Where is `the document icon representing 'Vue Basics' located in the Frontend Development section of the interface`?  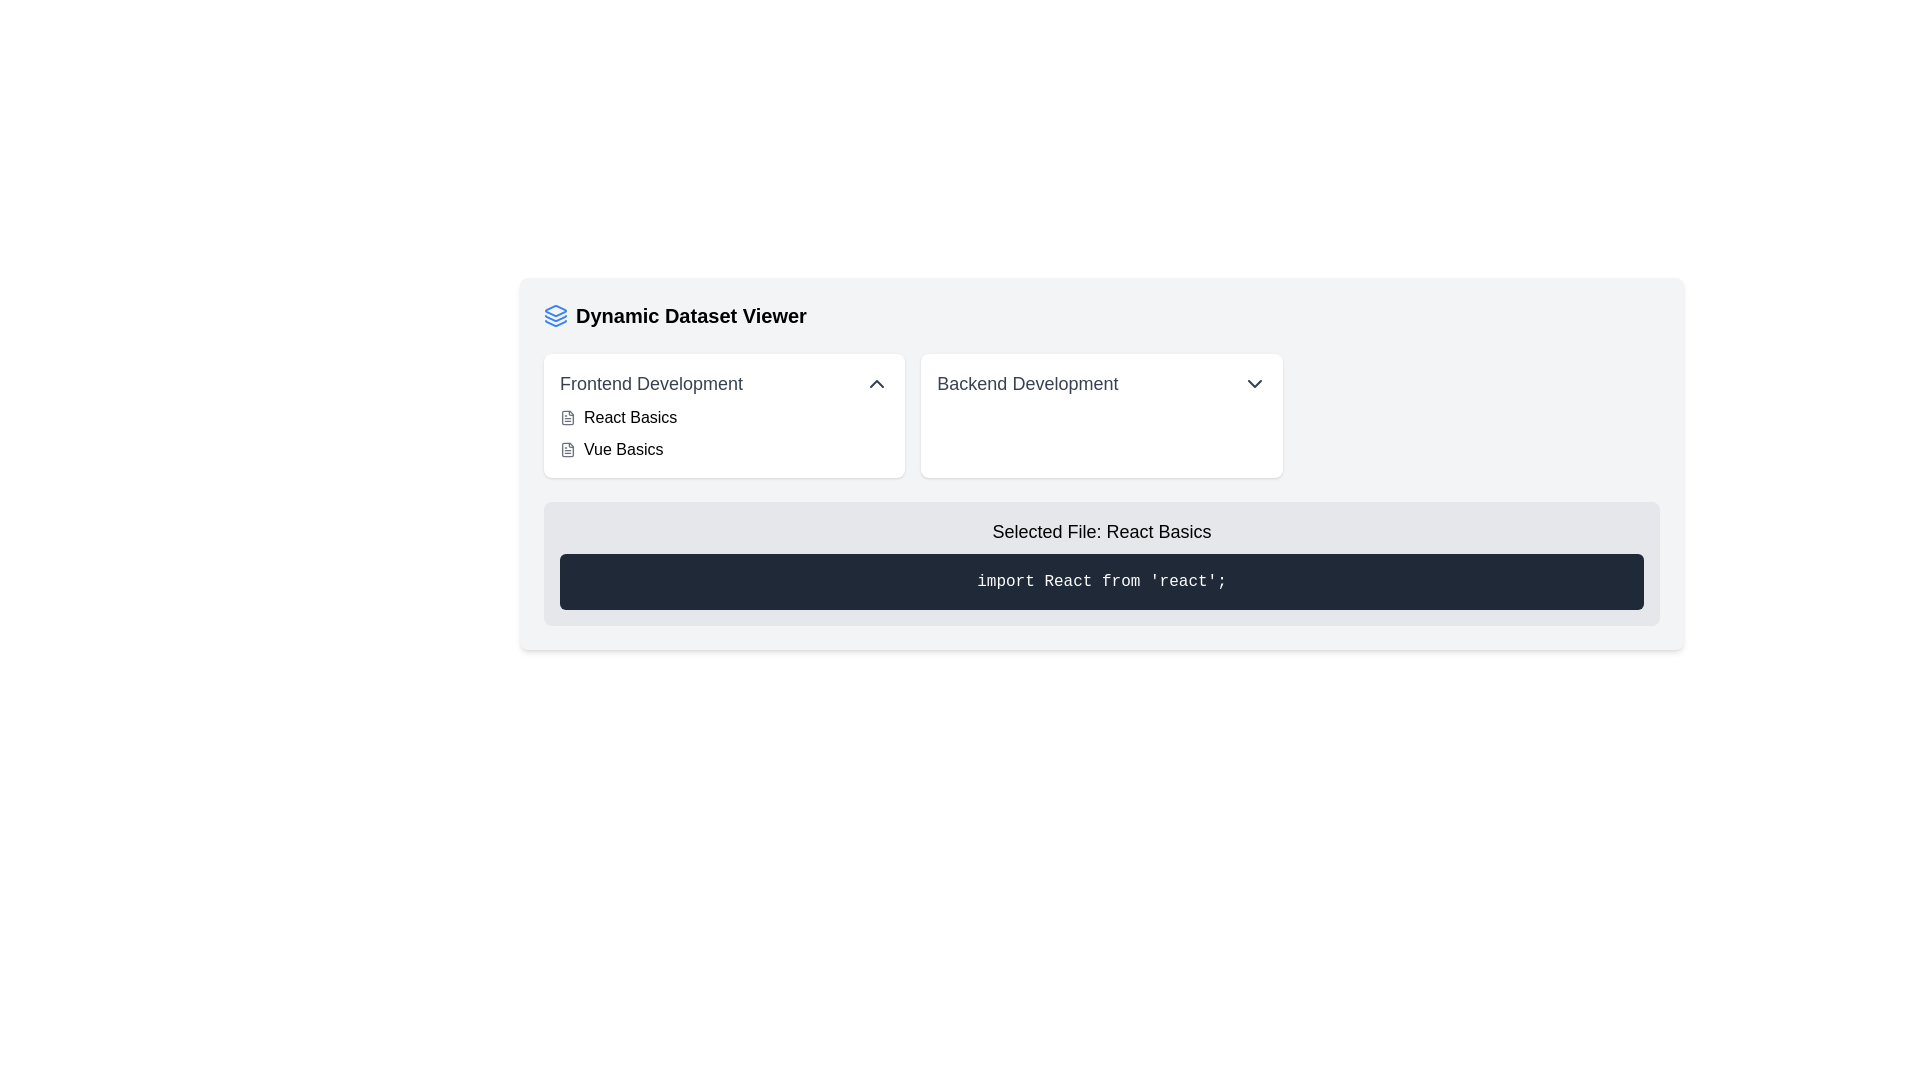 the document icon representing 'Vue Basics' located in the Frontend Development section of the interface is located at coordinates (566, 450).